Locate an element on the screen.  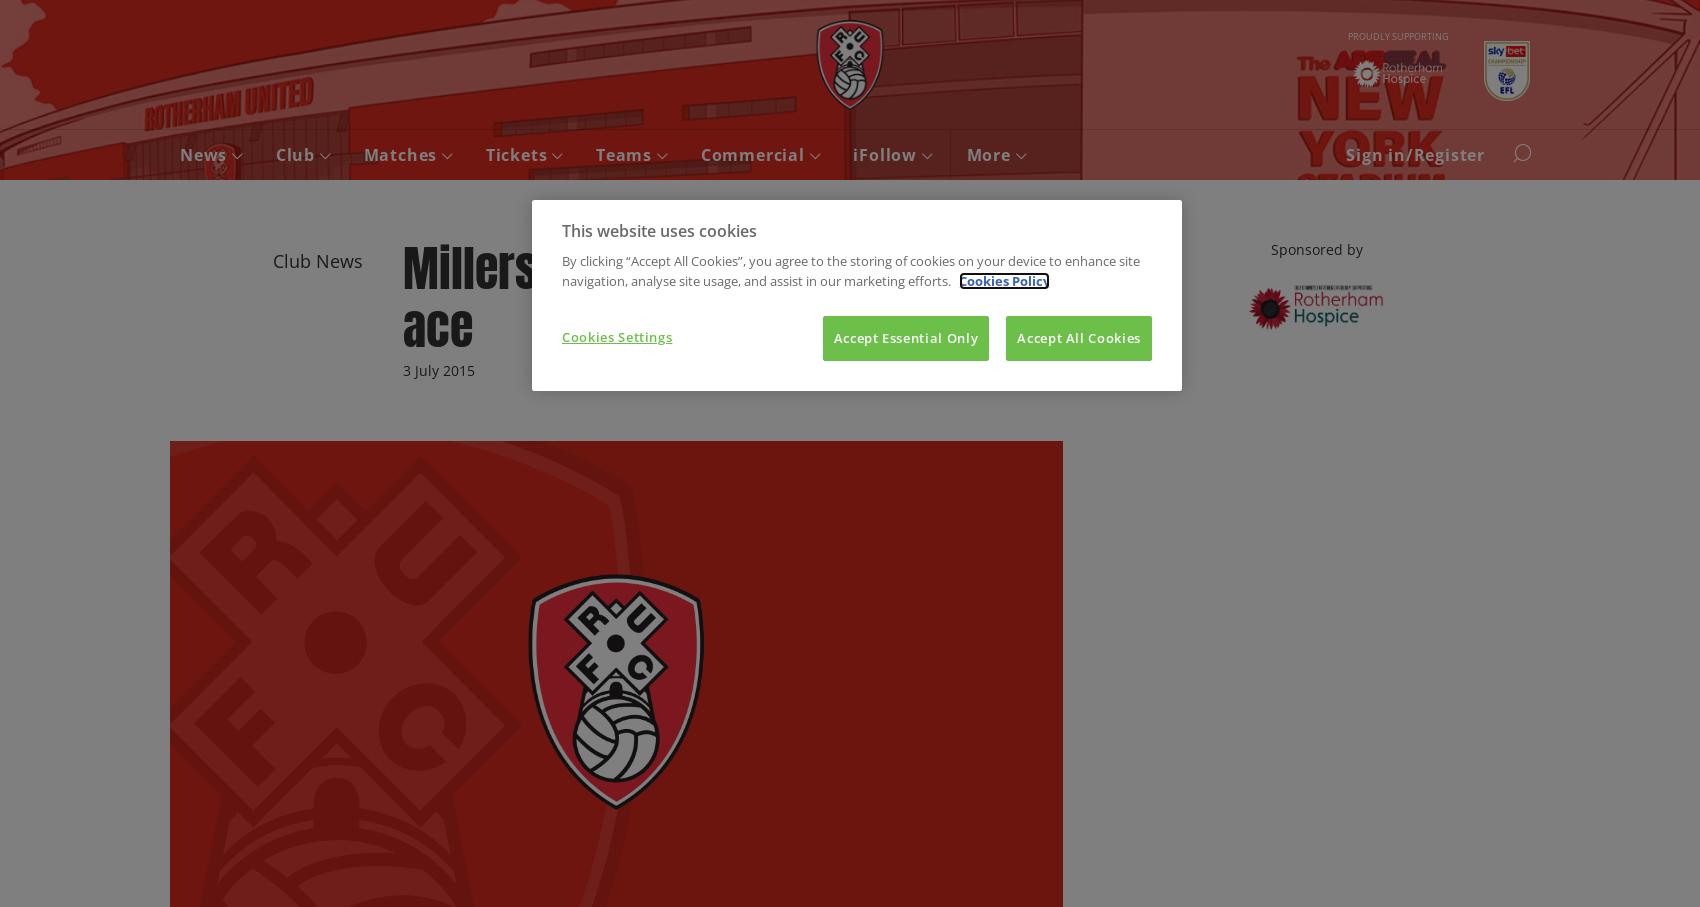
'3 July 2015' is located at coordinates (438, 368).